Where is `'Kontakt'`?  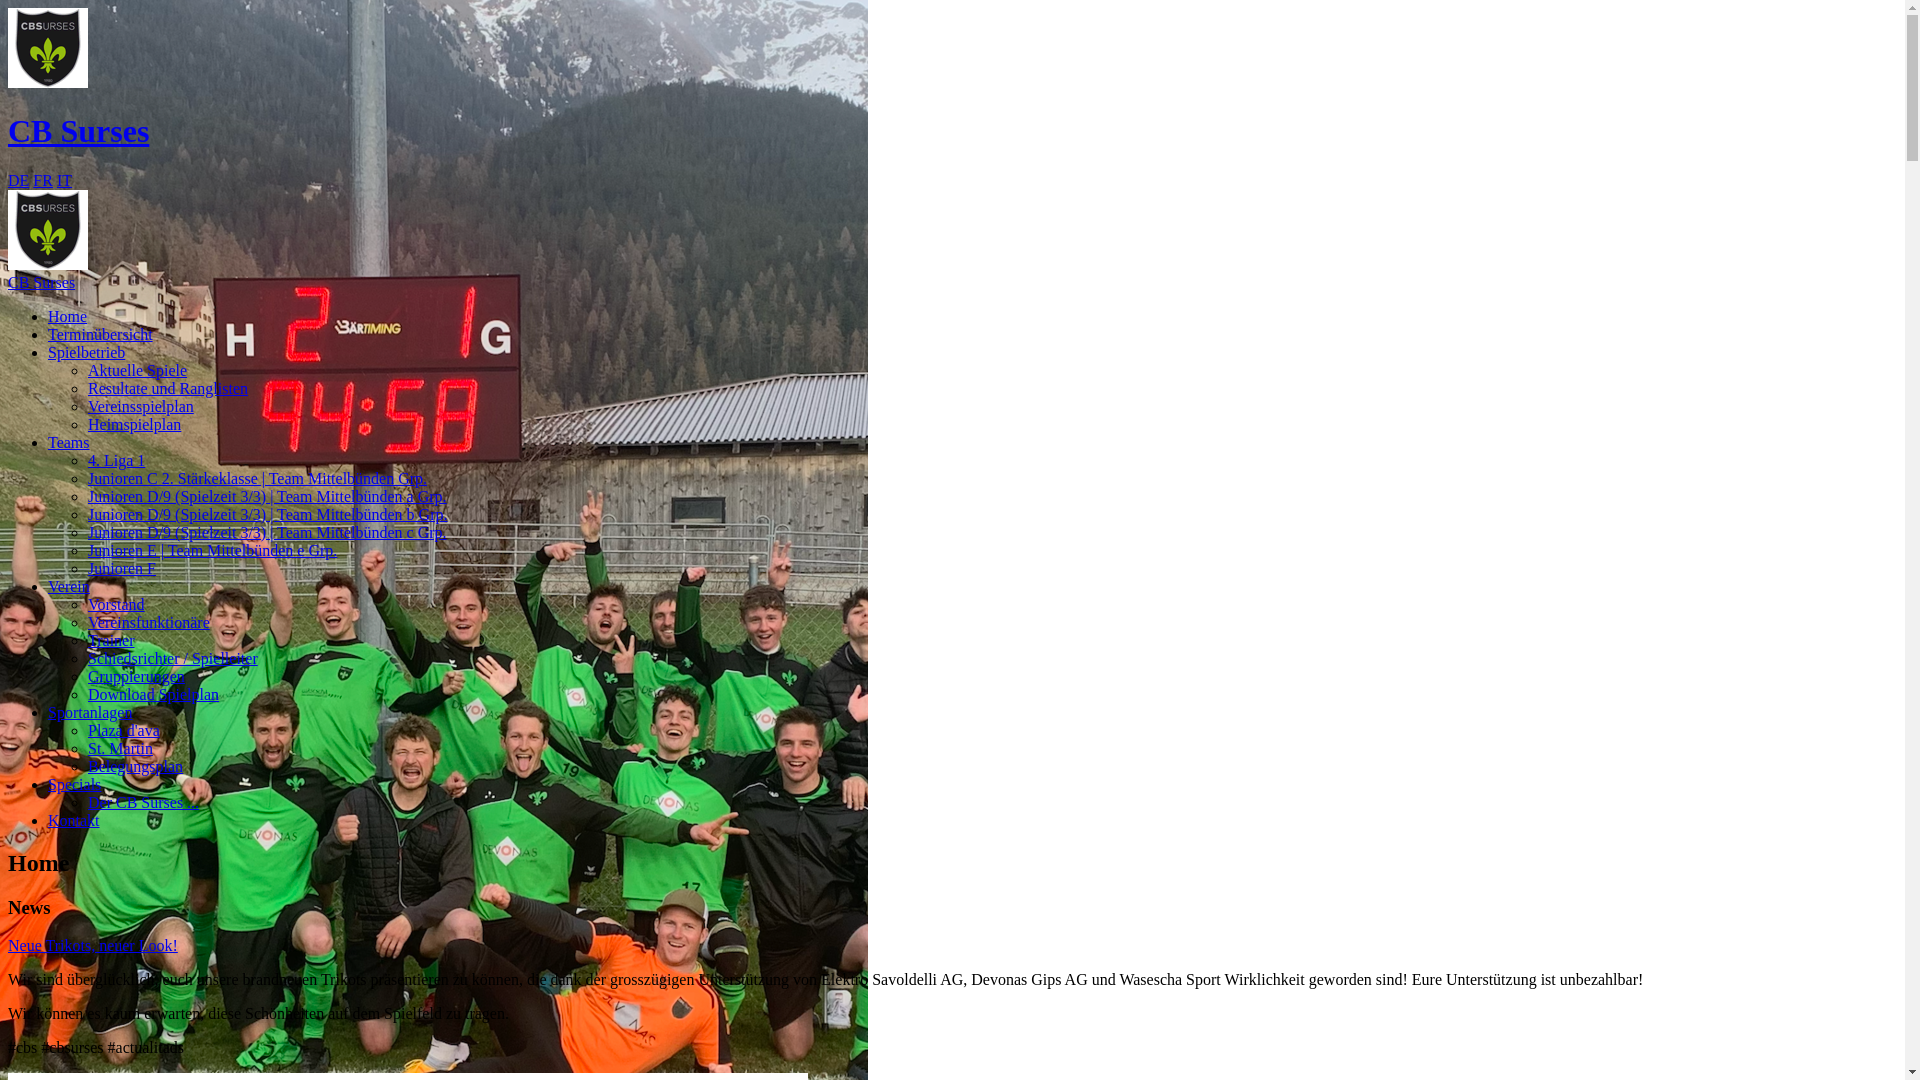 'Kontakt' is located at coordinates (73, 820).